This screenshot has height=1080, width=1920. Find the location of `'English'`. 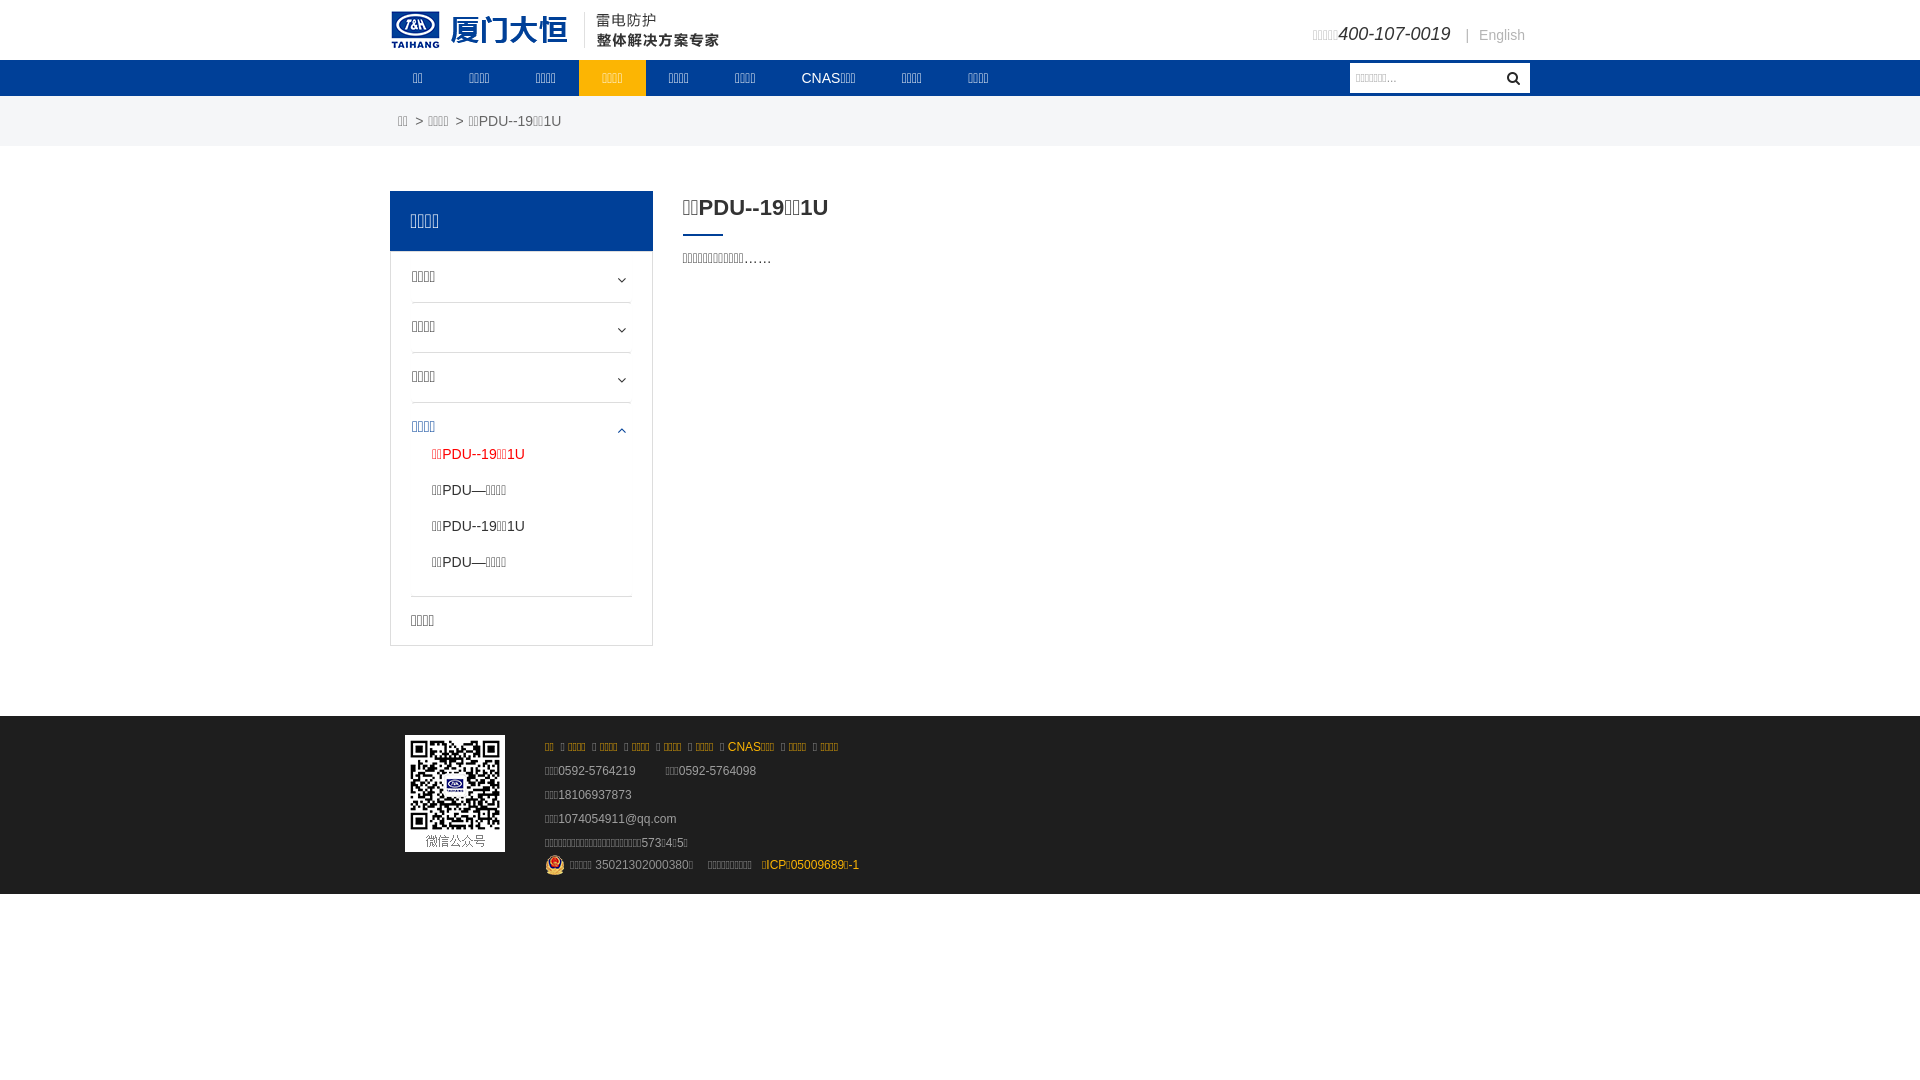

'English' is located at coordinates (1502, 34).